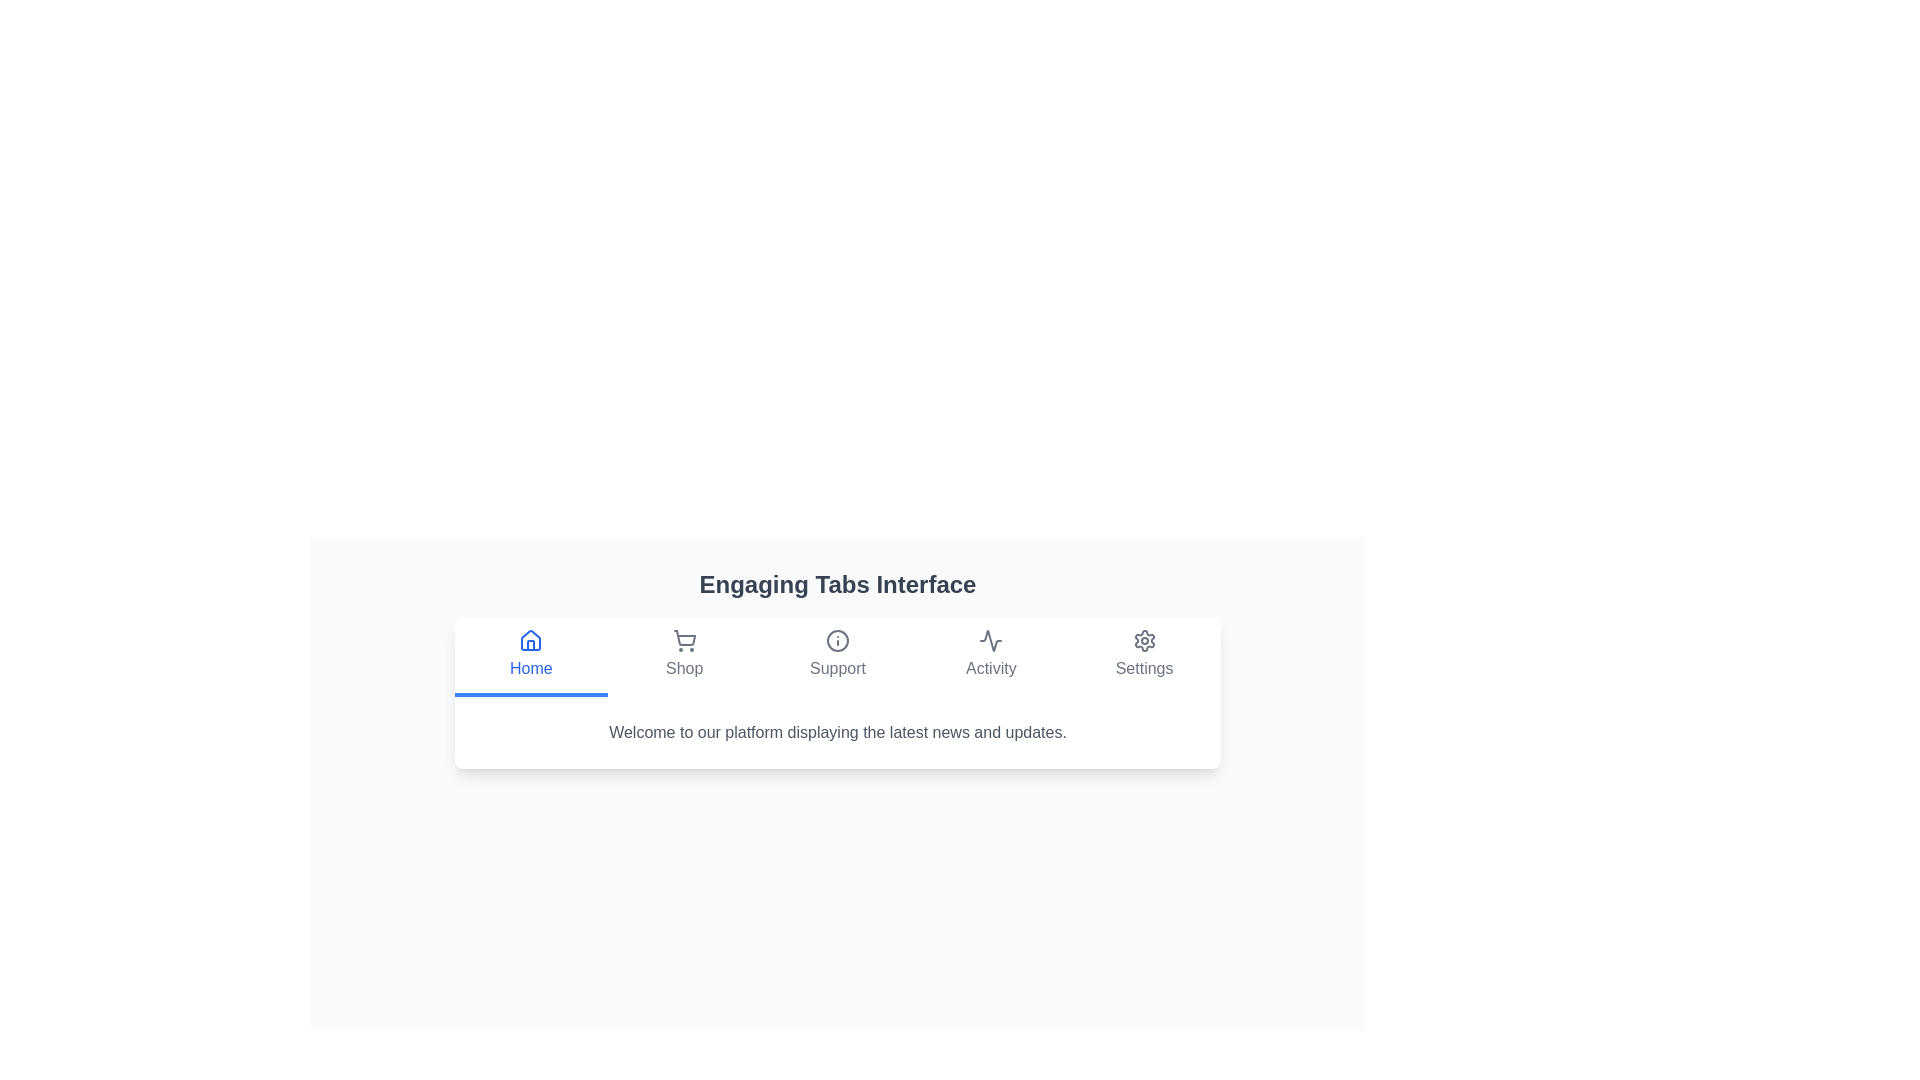 The width and height of the screenshot is (1920, 1080). I want to click on the Navigation button, which is the fourth item in the horizontal navigation bar, positioned between the 'Support' and 'Settings' items, so click(991, 655).